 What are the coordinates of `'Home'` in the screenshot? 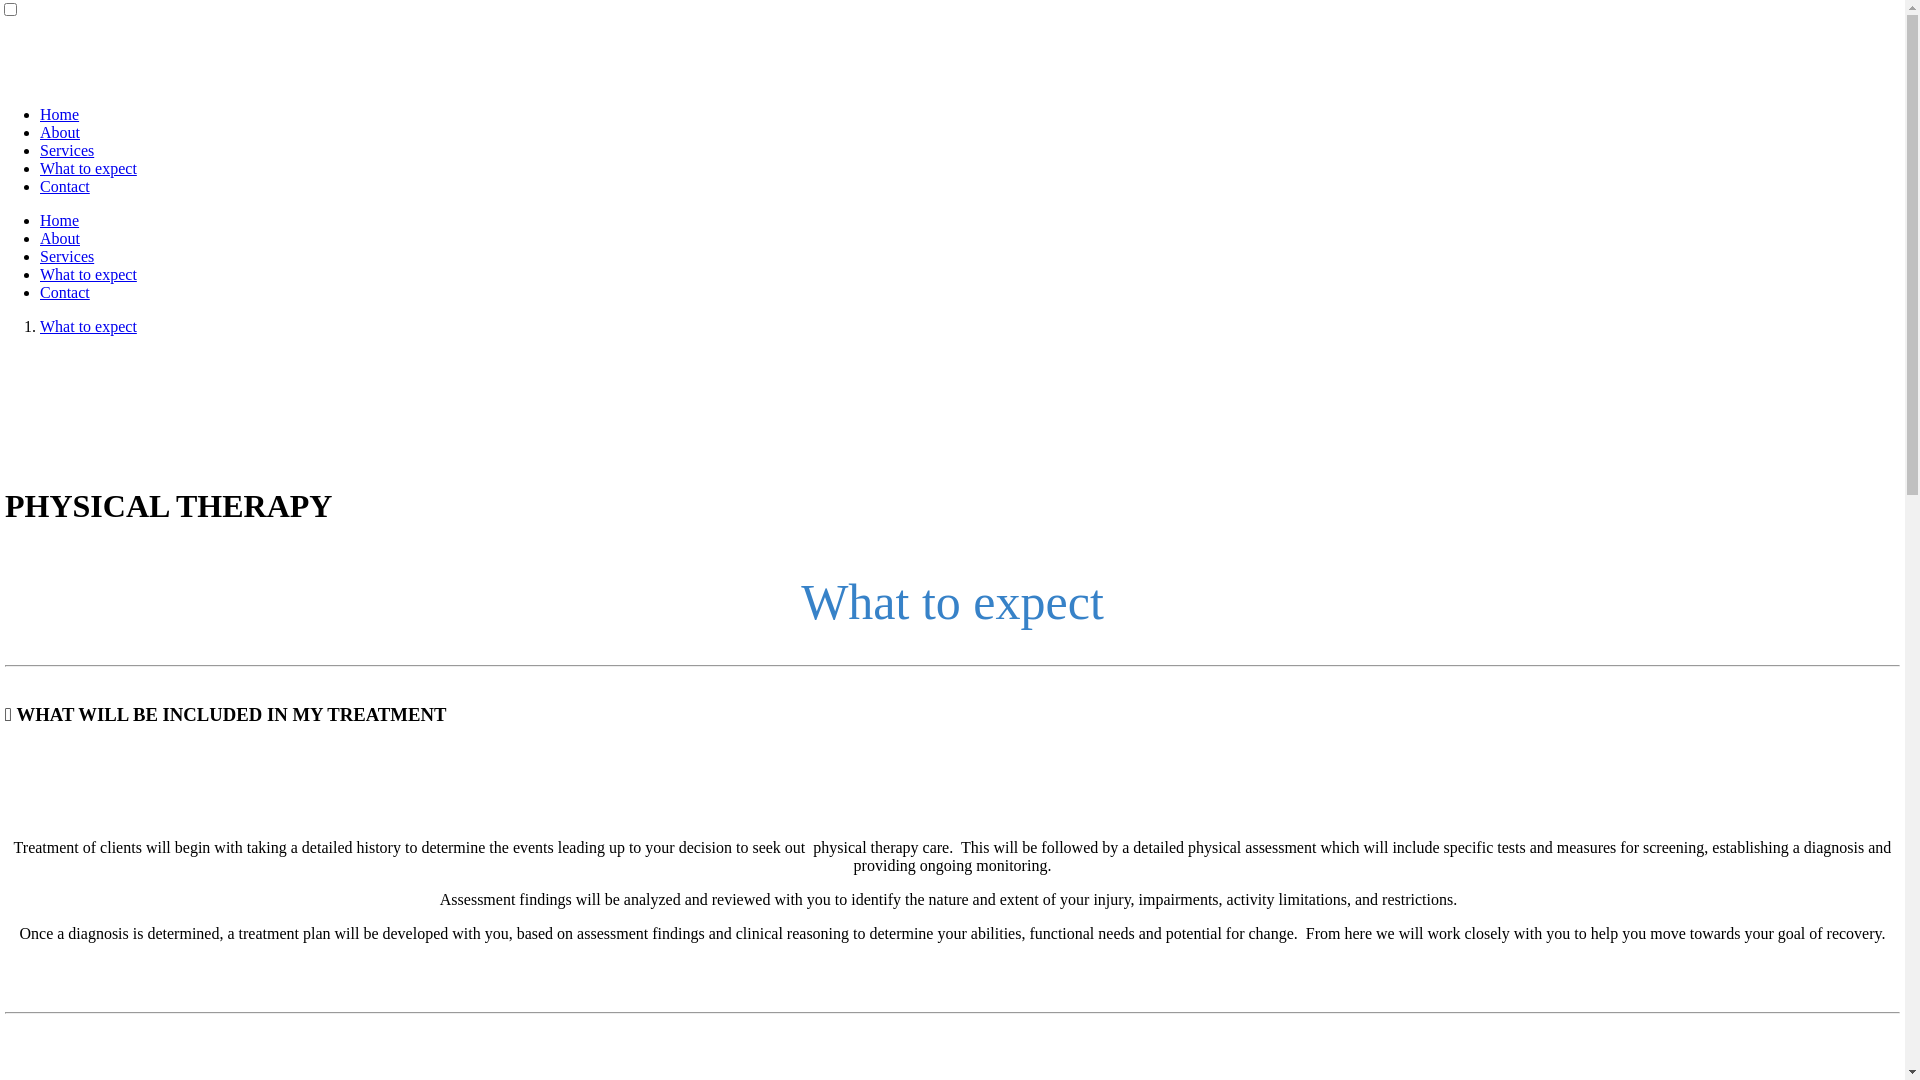 It's located at (59, 114).